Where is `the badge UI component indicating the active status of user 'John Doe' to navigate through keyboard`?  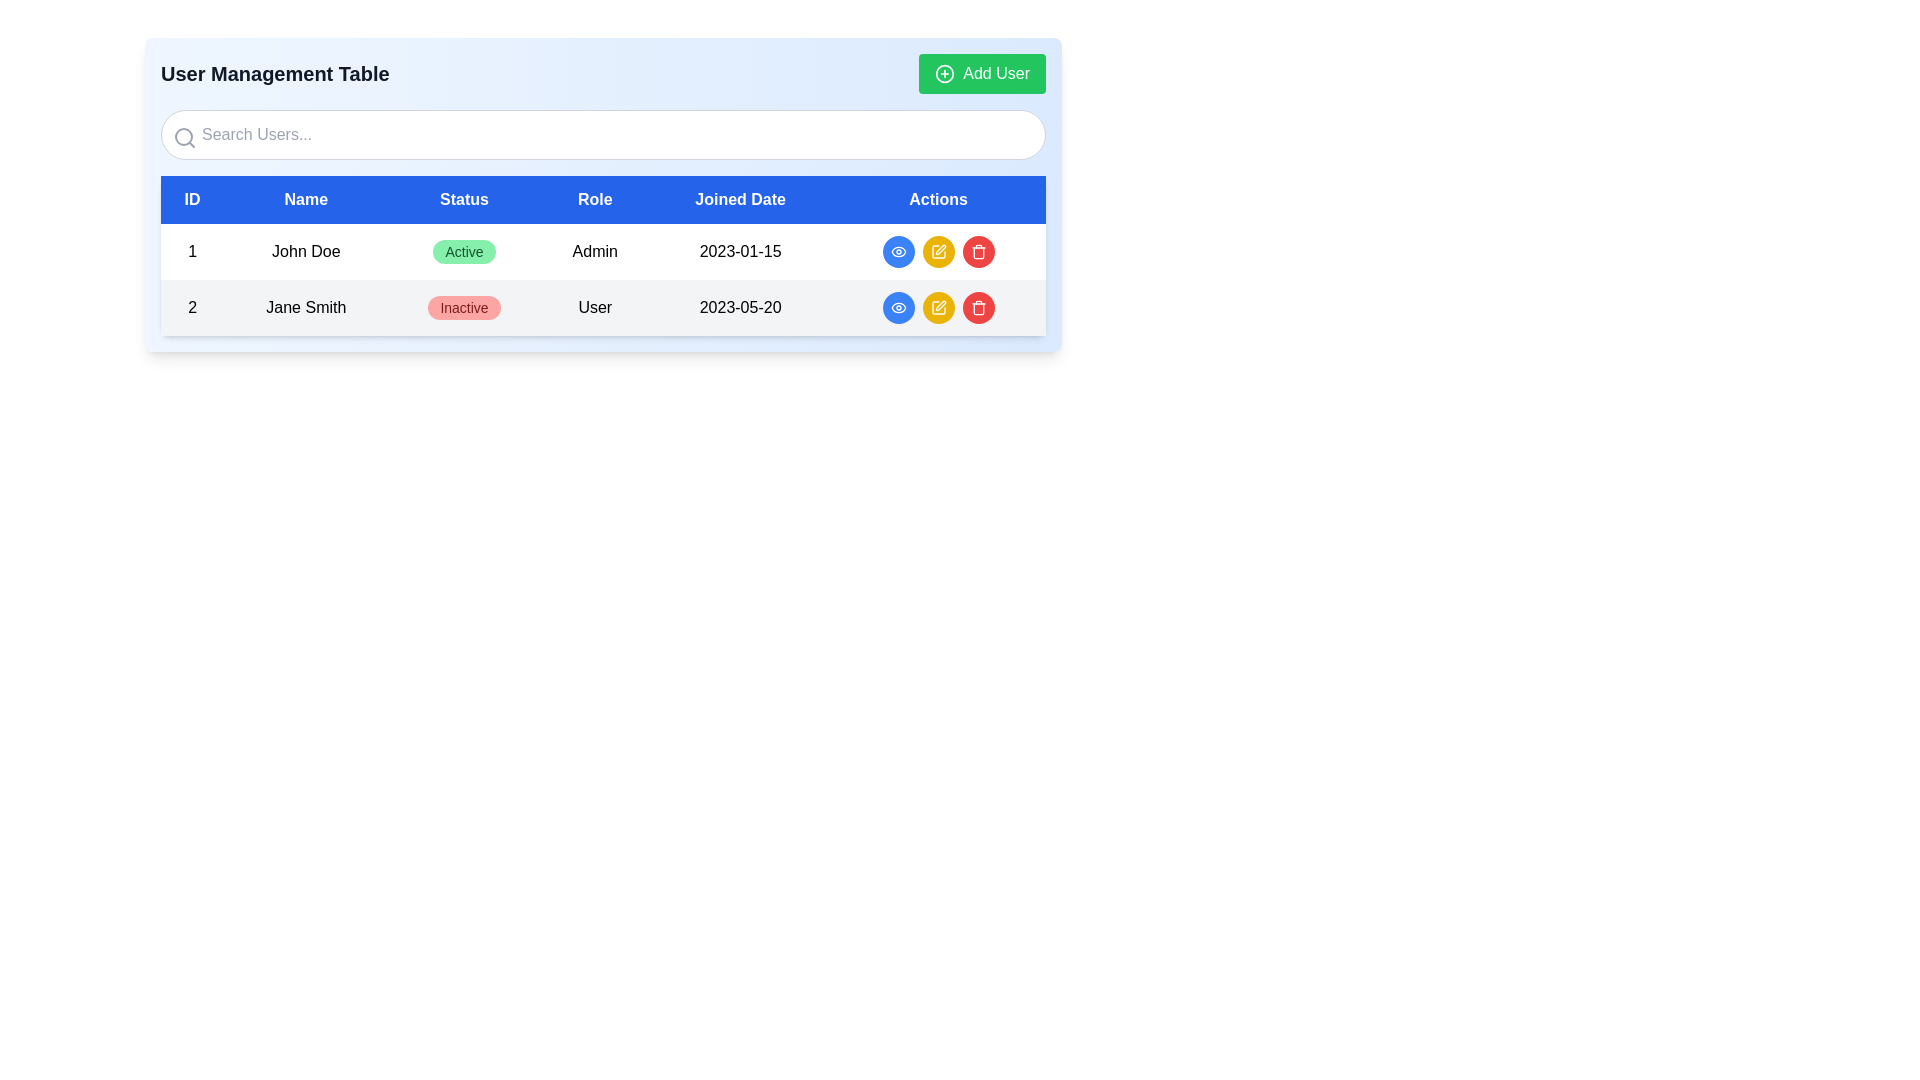 the badge UI component indicating the active status of user 'John Doe' to navigate through keyboard is located at coordinates (463, 250).